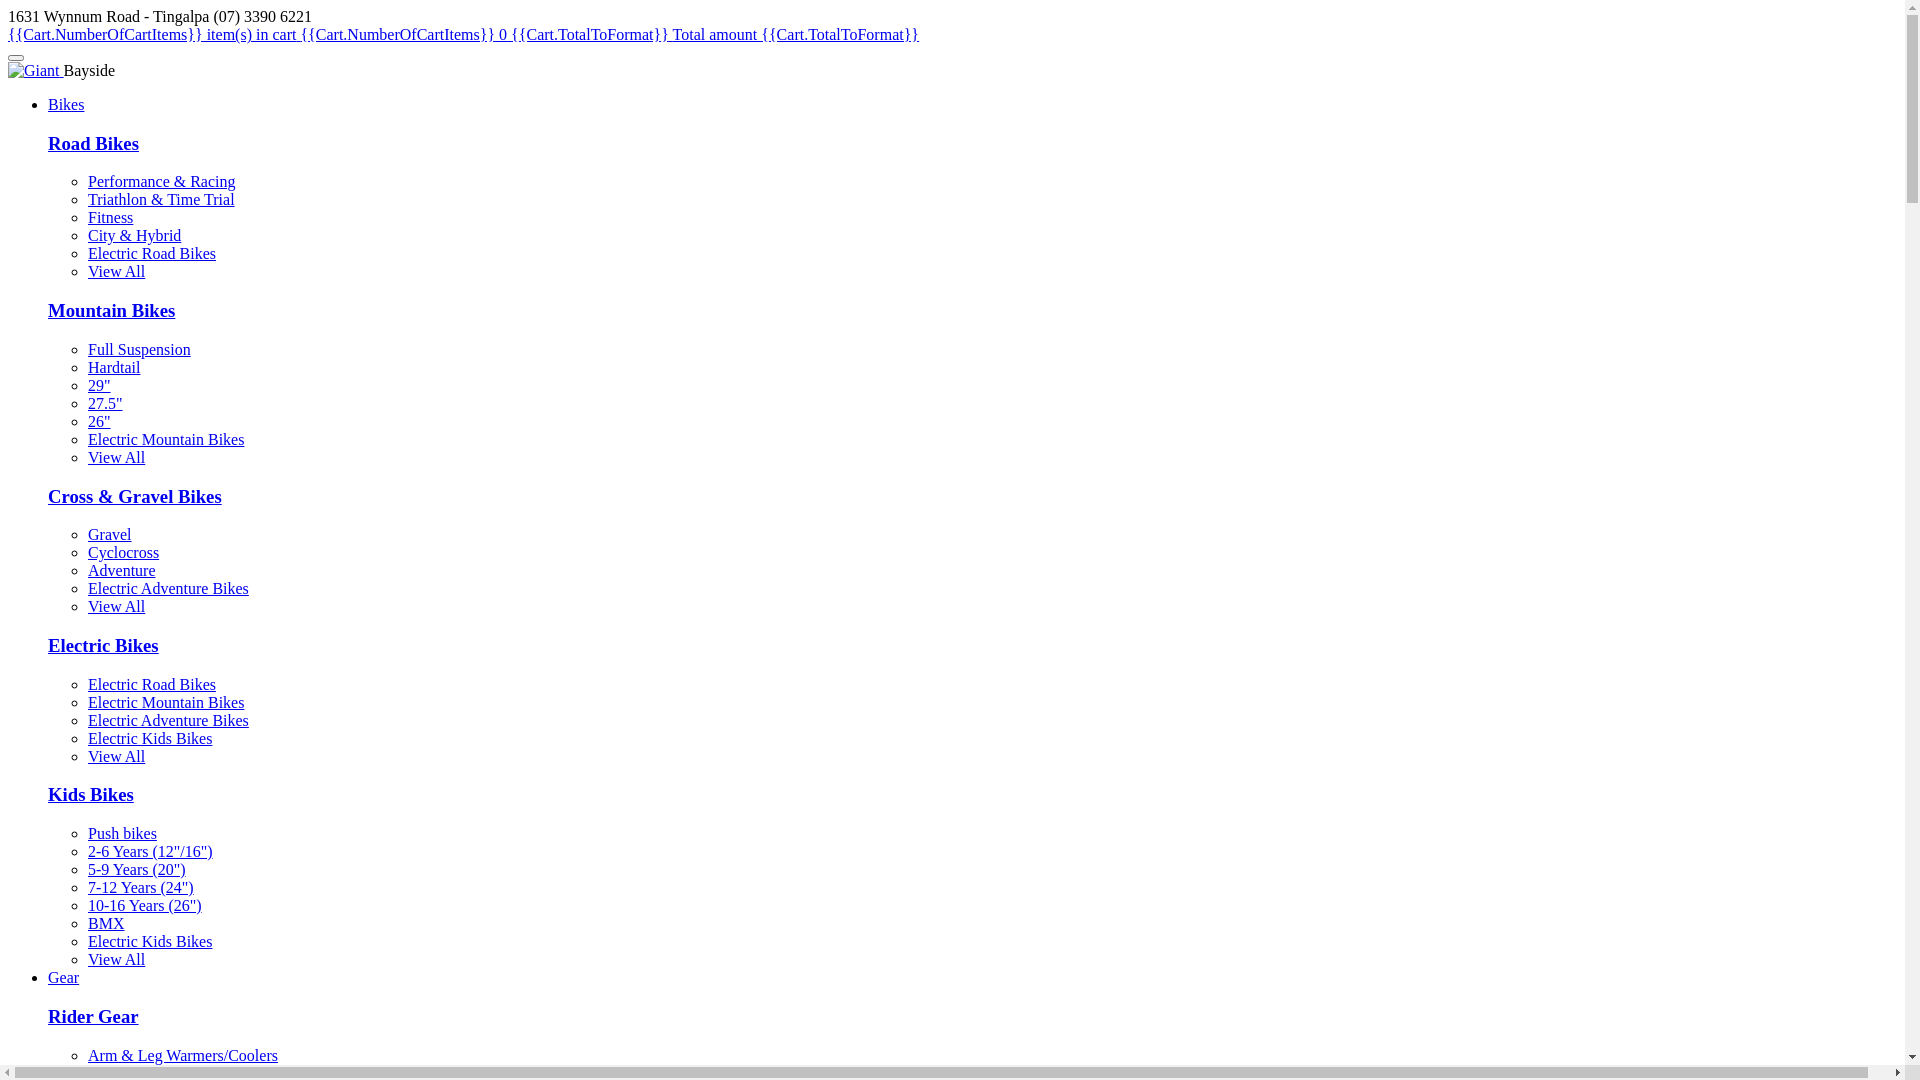 This screenshot has width=1920, height=1080. I want to click on 'Full Suspension', so click(138, 348).